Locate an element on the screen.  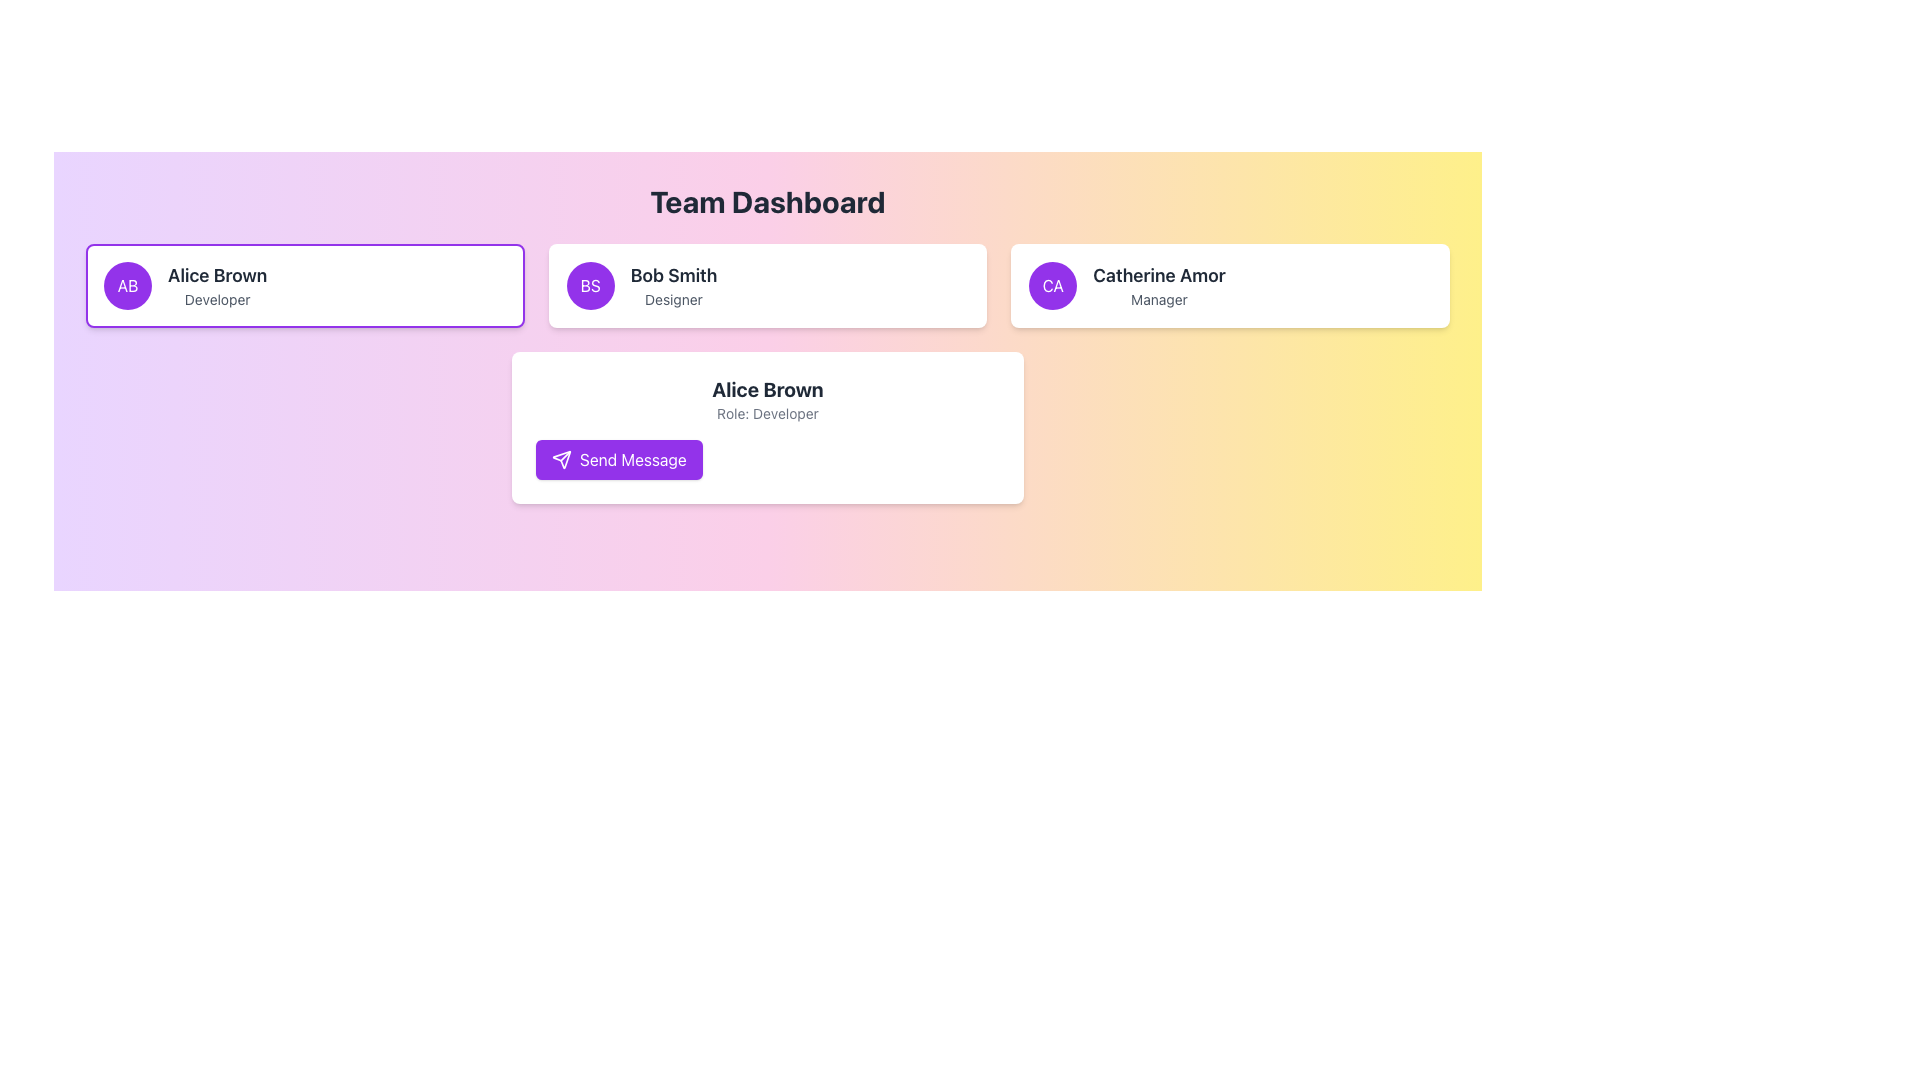
the Text Display showing 'Catherine Amor' and 'Manager' is located at coordinates (1159, 285).